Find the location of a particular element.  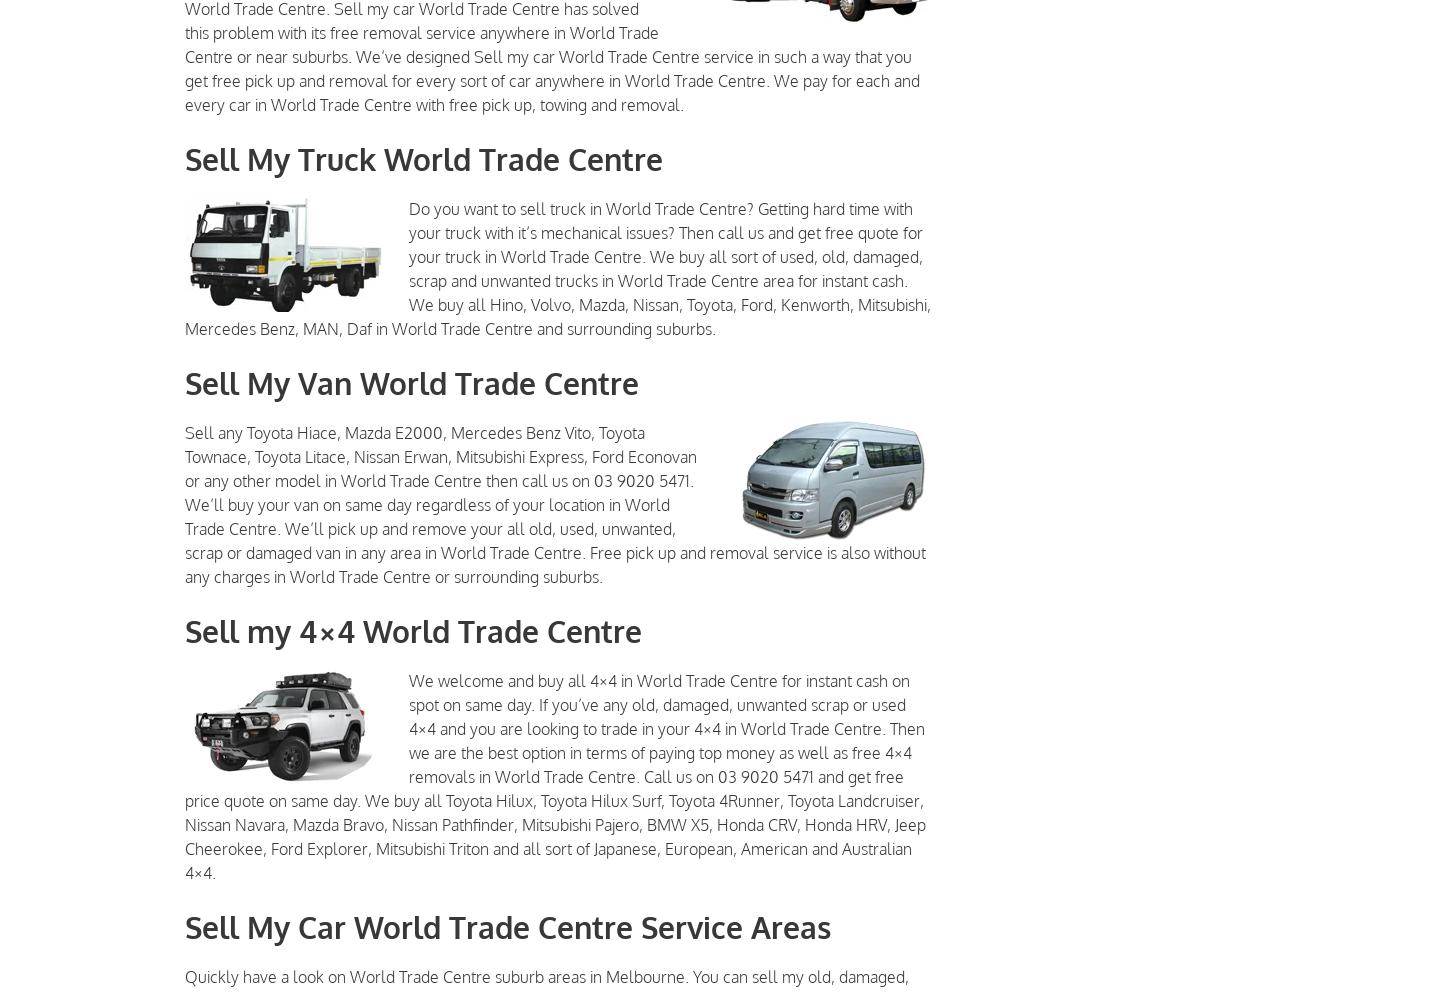

',' is located at coordinates (623, 304).